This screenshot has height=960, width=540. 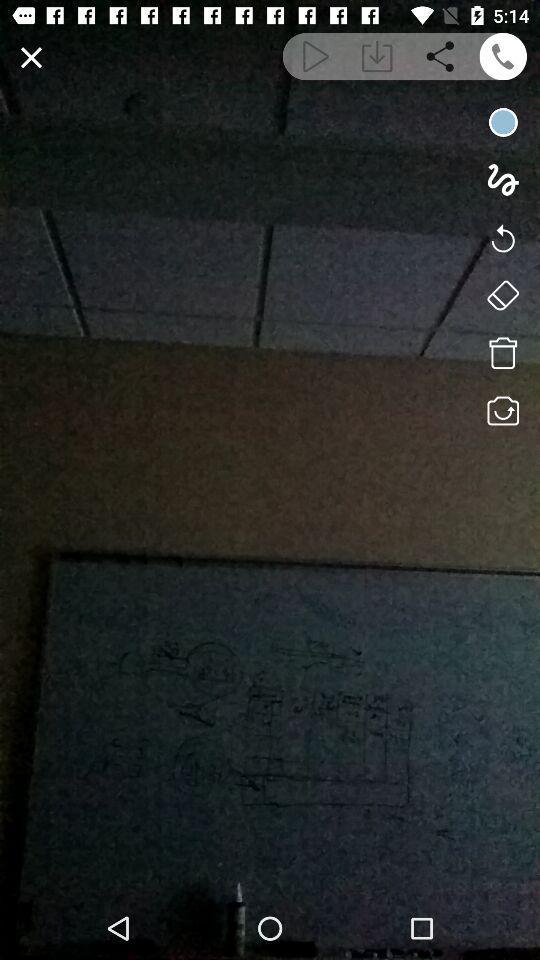 What do you see at coordinates (440, 55) in the screenshot?
I see `share the image` at bounding box center [440, 55].